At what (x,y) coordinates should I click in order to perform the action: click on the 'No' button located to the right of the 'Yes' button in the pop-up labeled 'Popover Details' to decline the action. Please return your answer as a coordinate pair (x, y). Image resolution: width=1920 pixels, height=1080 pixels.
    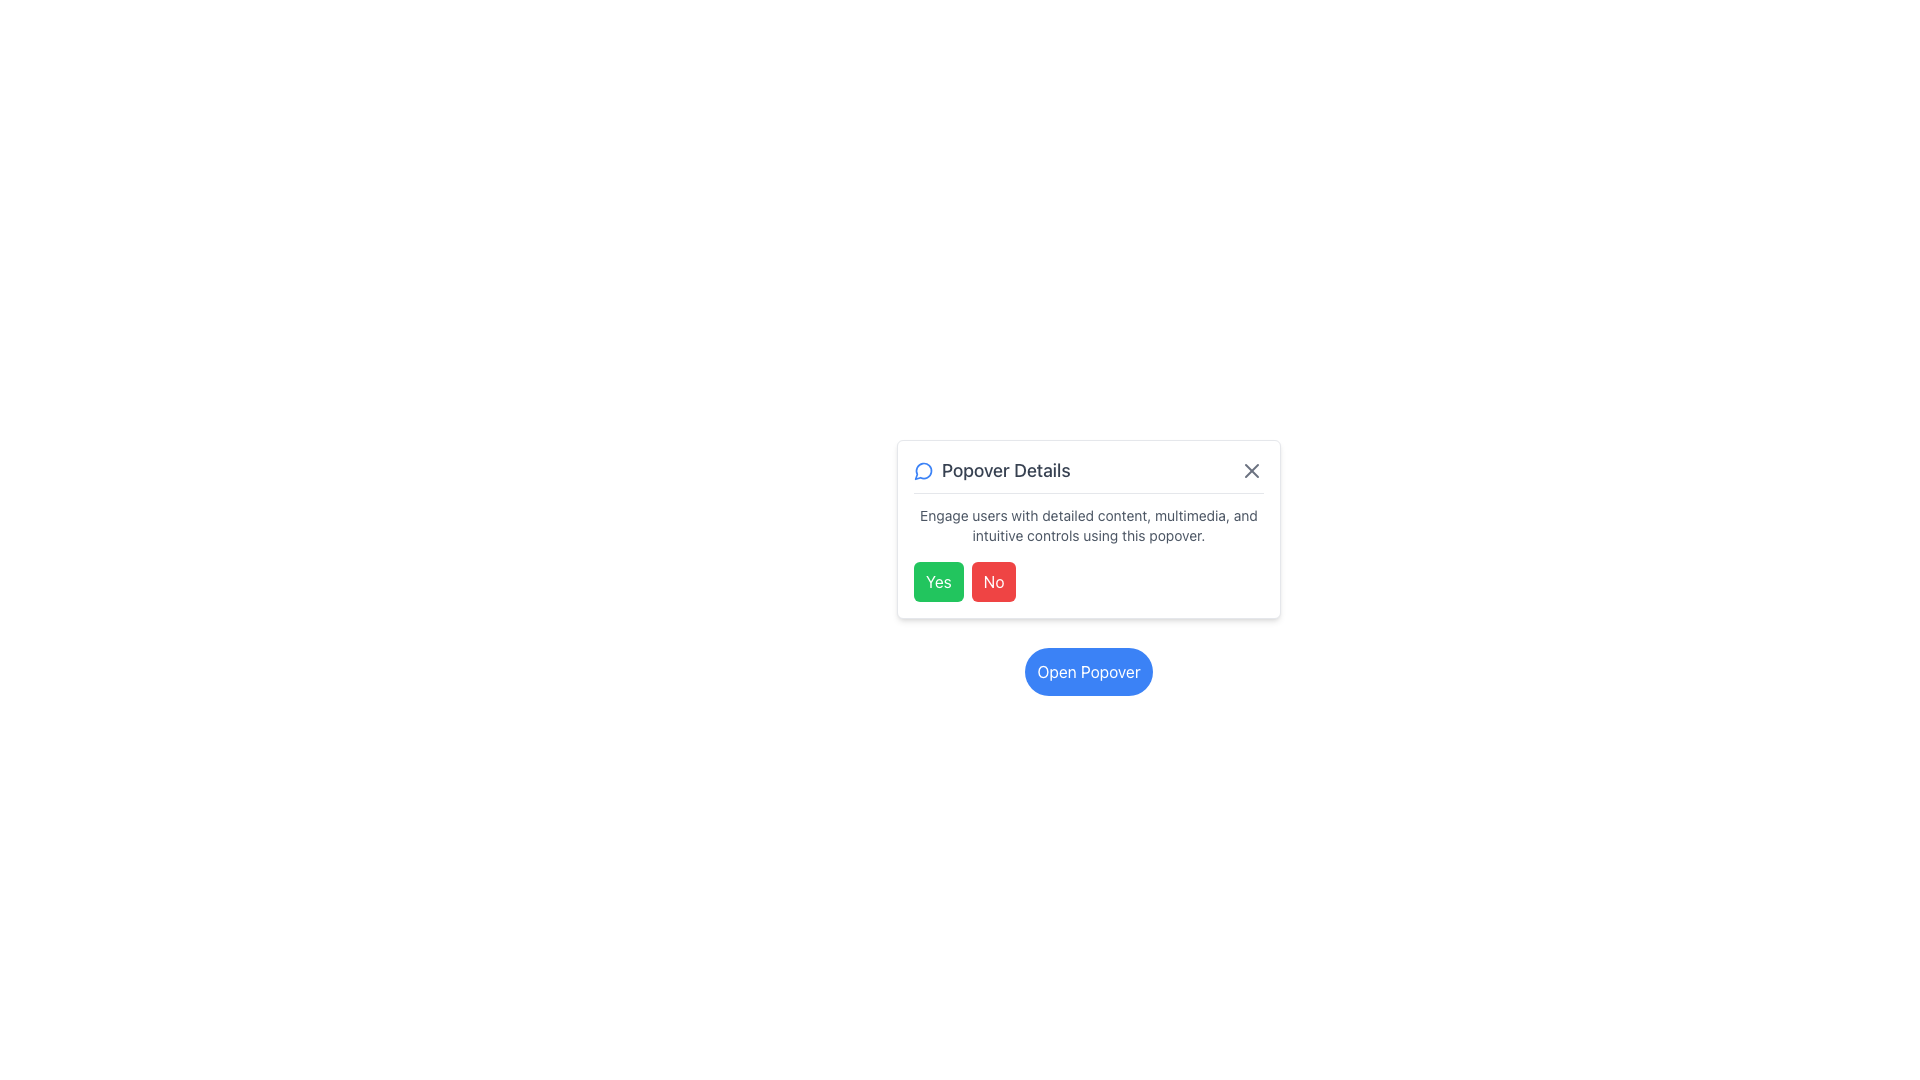
    Looking at the image, I should click on (993, 582).